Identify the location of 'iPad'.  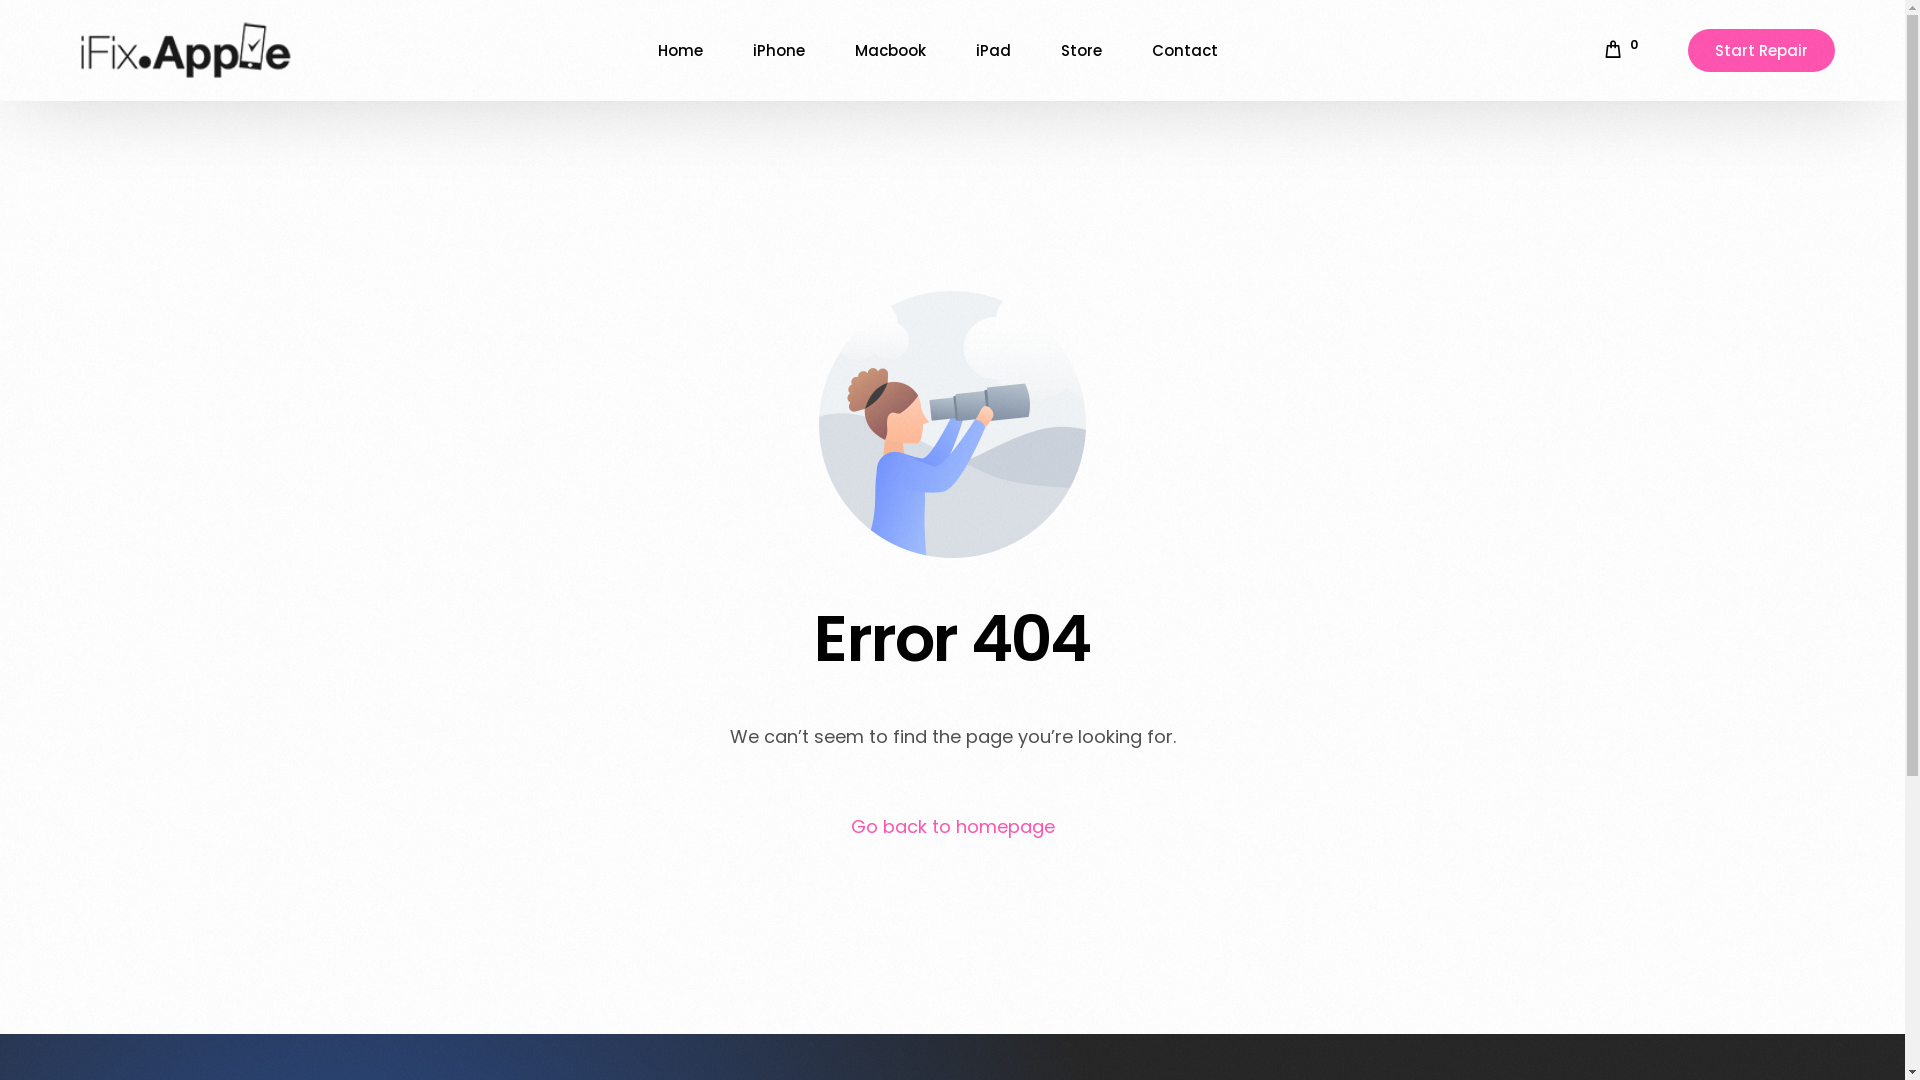
(993, 49).